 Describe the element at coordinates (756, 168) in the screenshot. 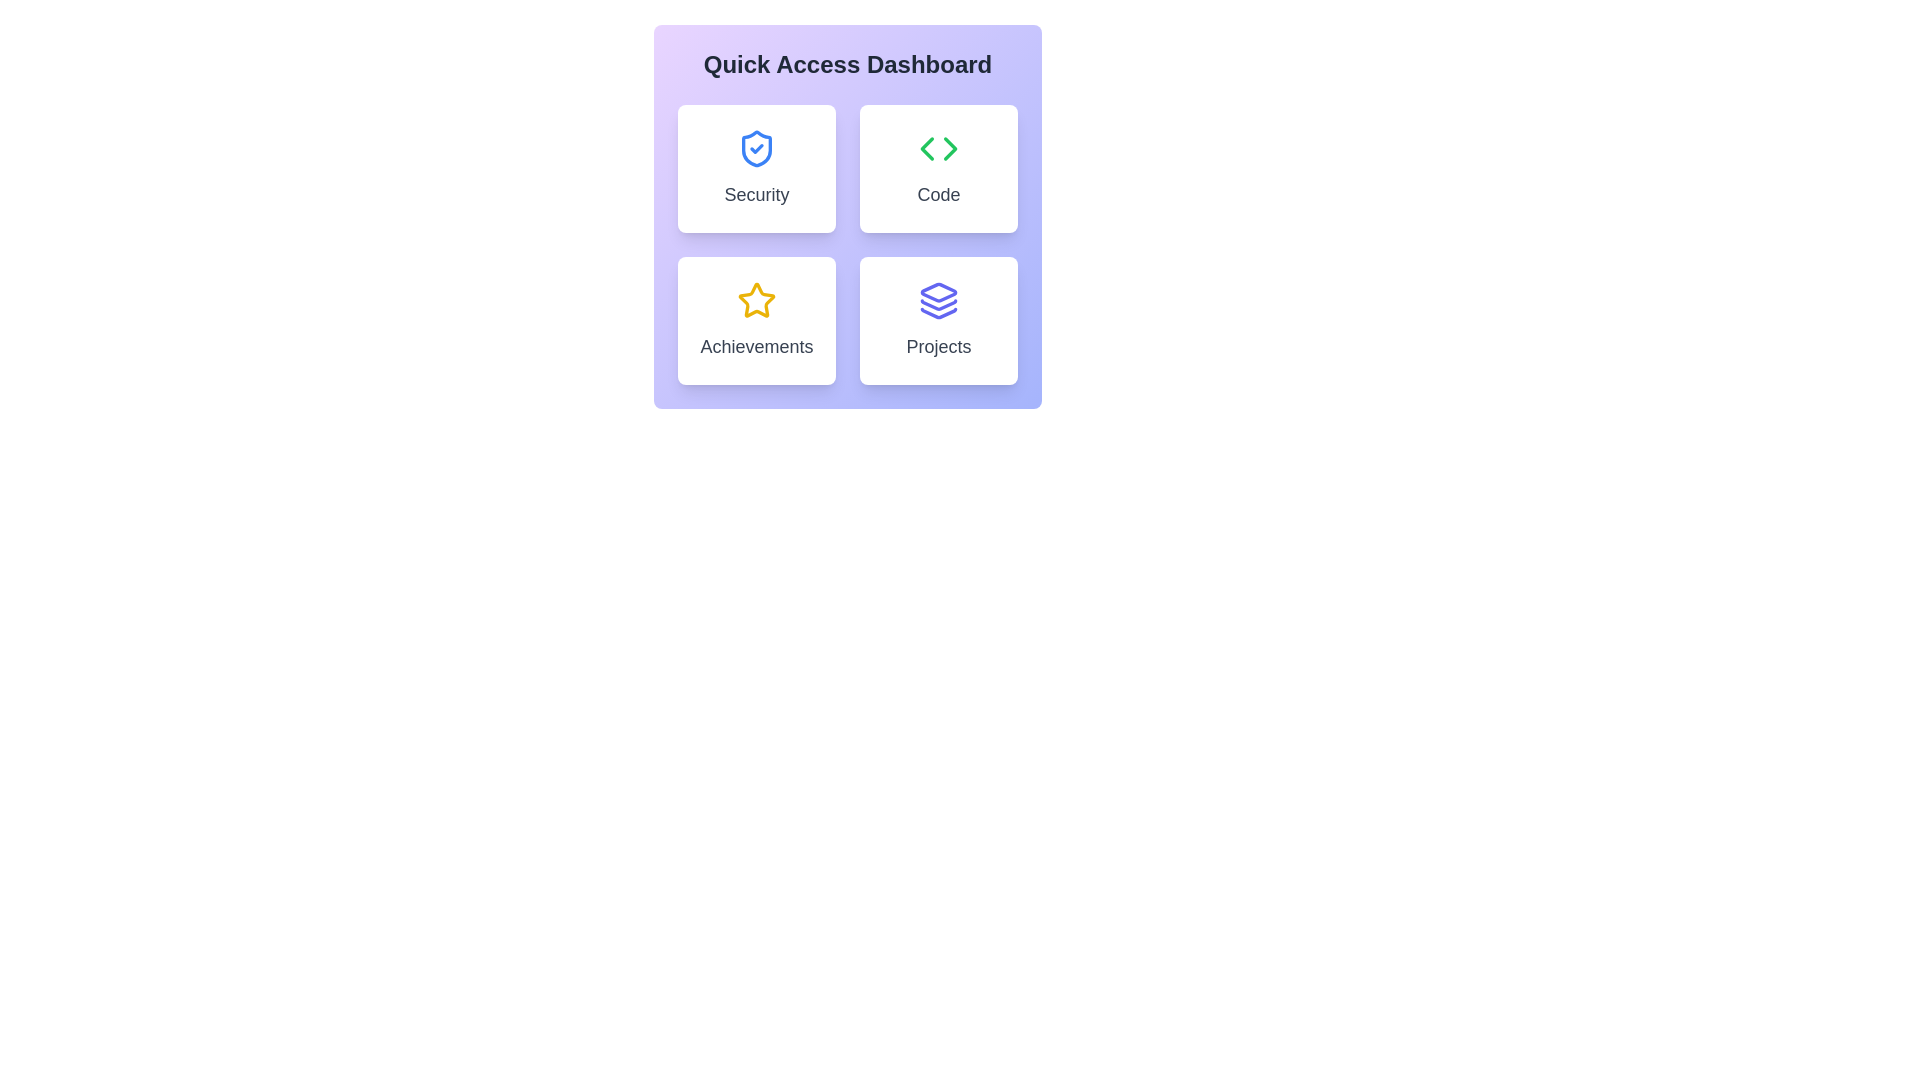

I see `the 'Security' selectable card component located in the top-left corner of the 2x2 grid in the 'Quick Access Dashboard'` at that location.